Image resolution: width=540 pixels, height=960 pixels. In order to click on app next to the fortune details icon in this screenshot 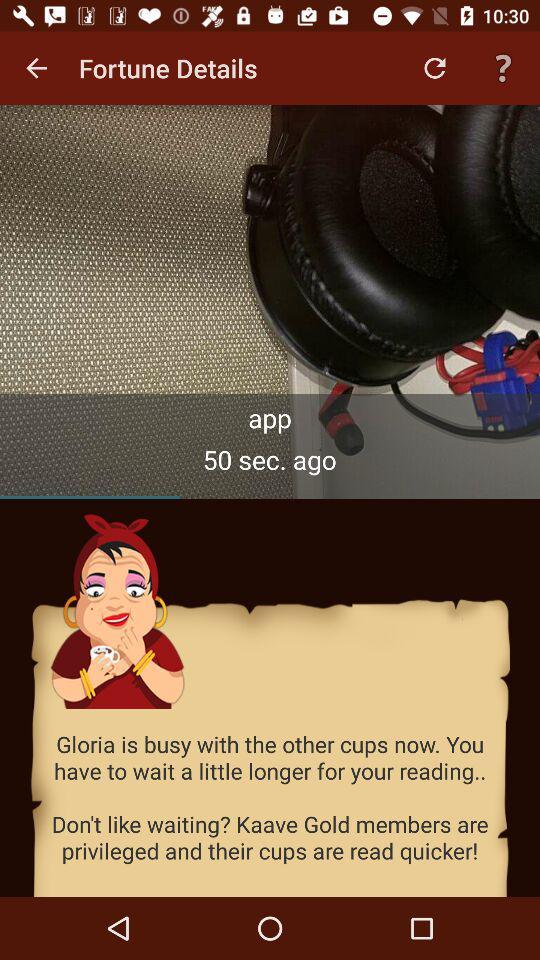, I will do `click(36, 68)`.